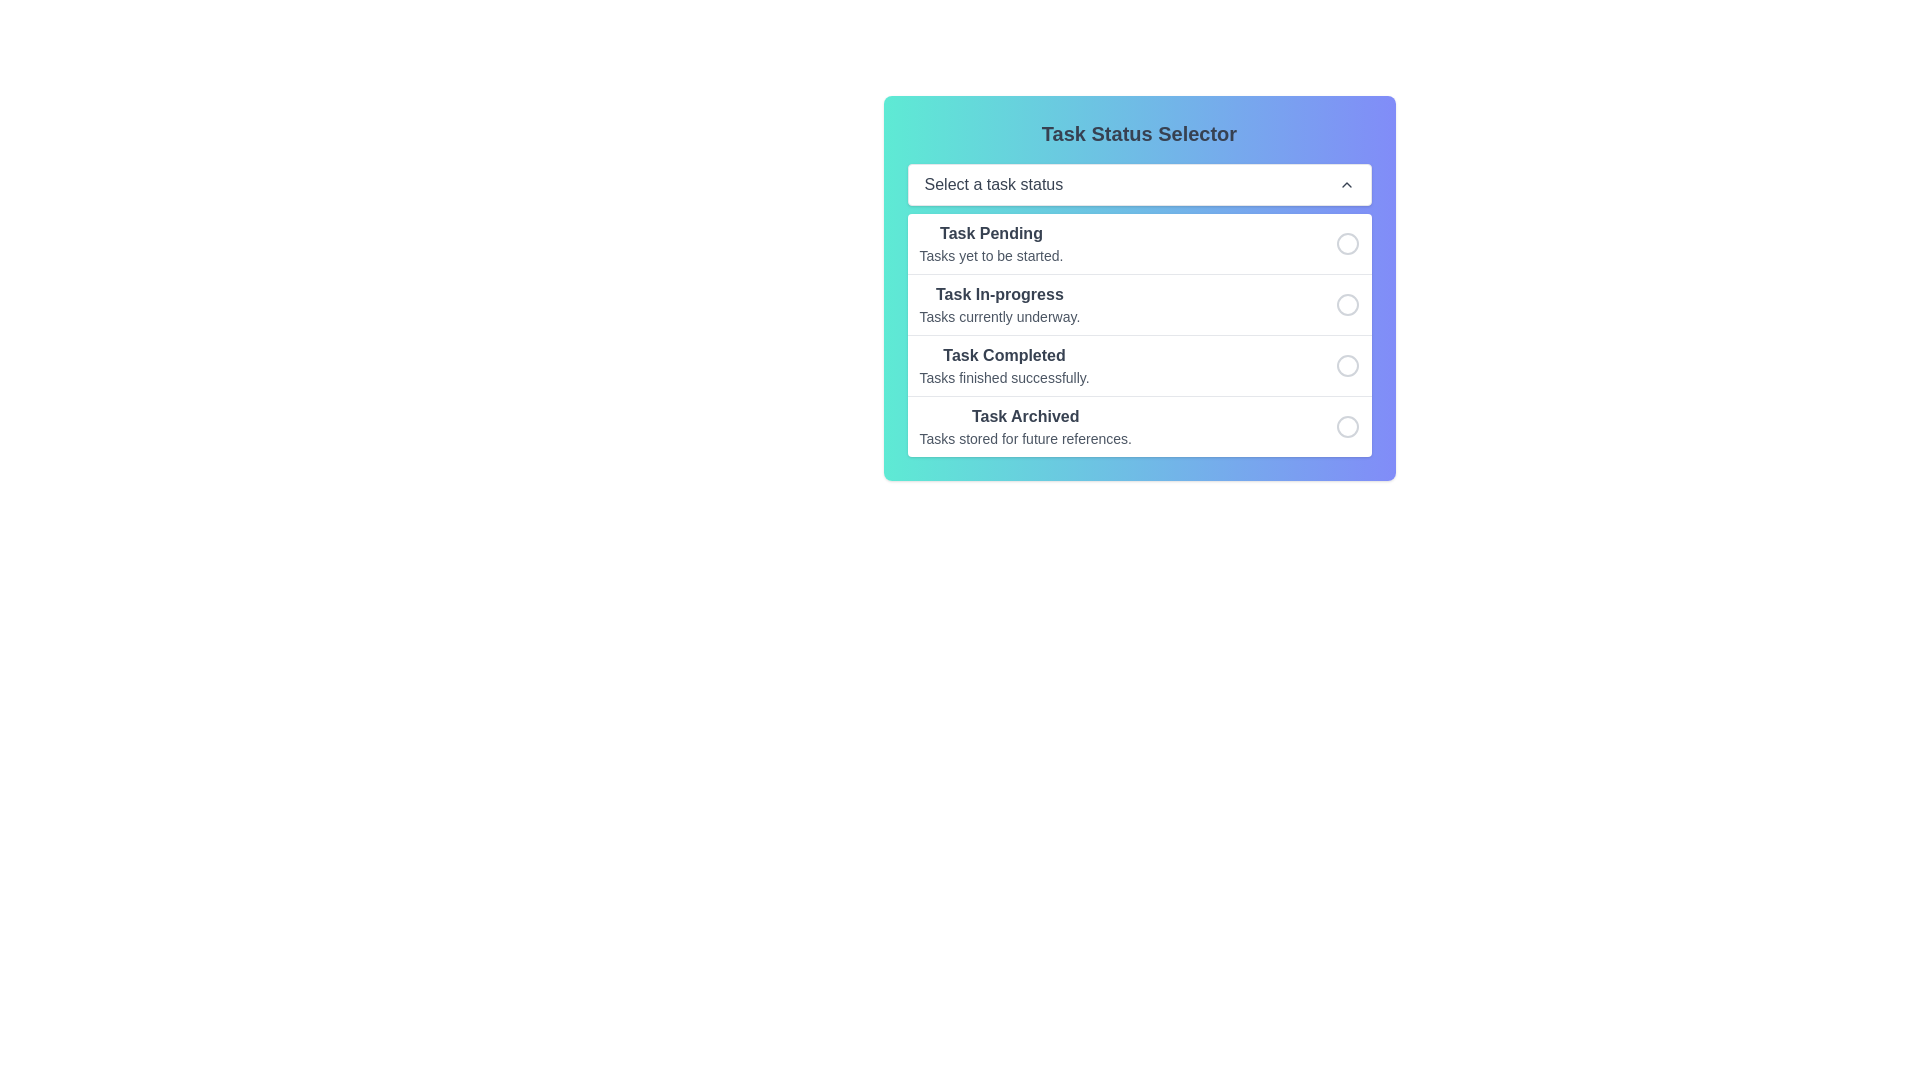 The height and width of the screenshot is (1080, 1920). Describe the element at coordinates (1025, 415) in the screenshot. I see `the 'Task Archived' text label located in the fourth row of the vertical list within the 'Task Status Selector' card interface` at that location.